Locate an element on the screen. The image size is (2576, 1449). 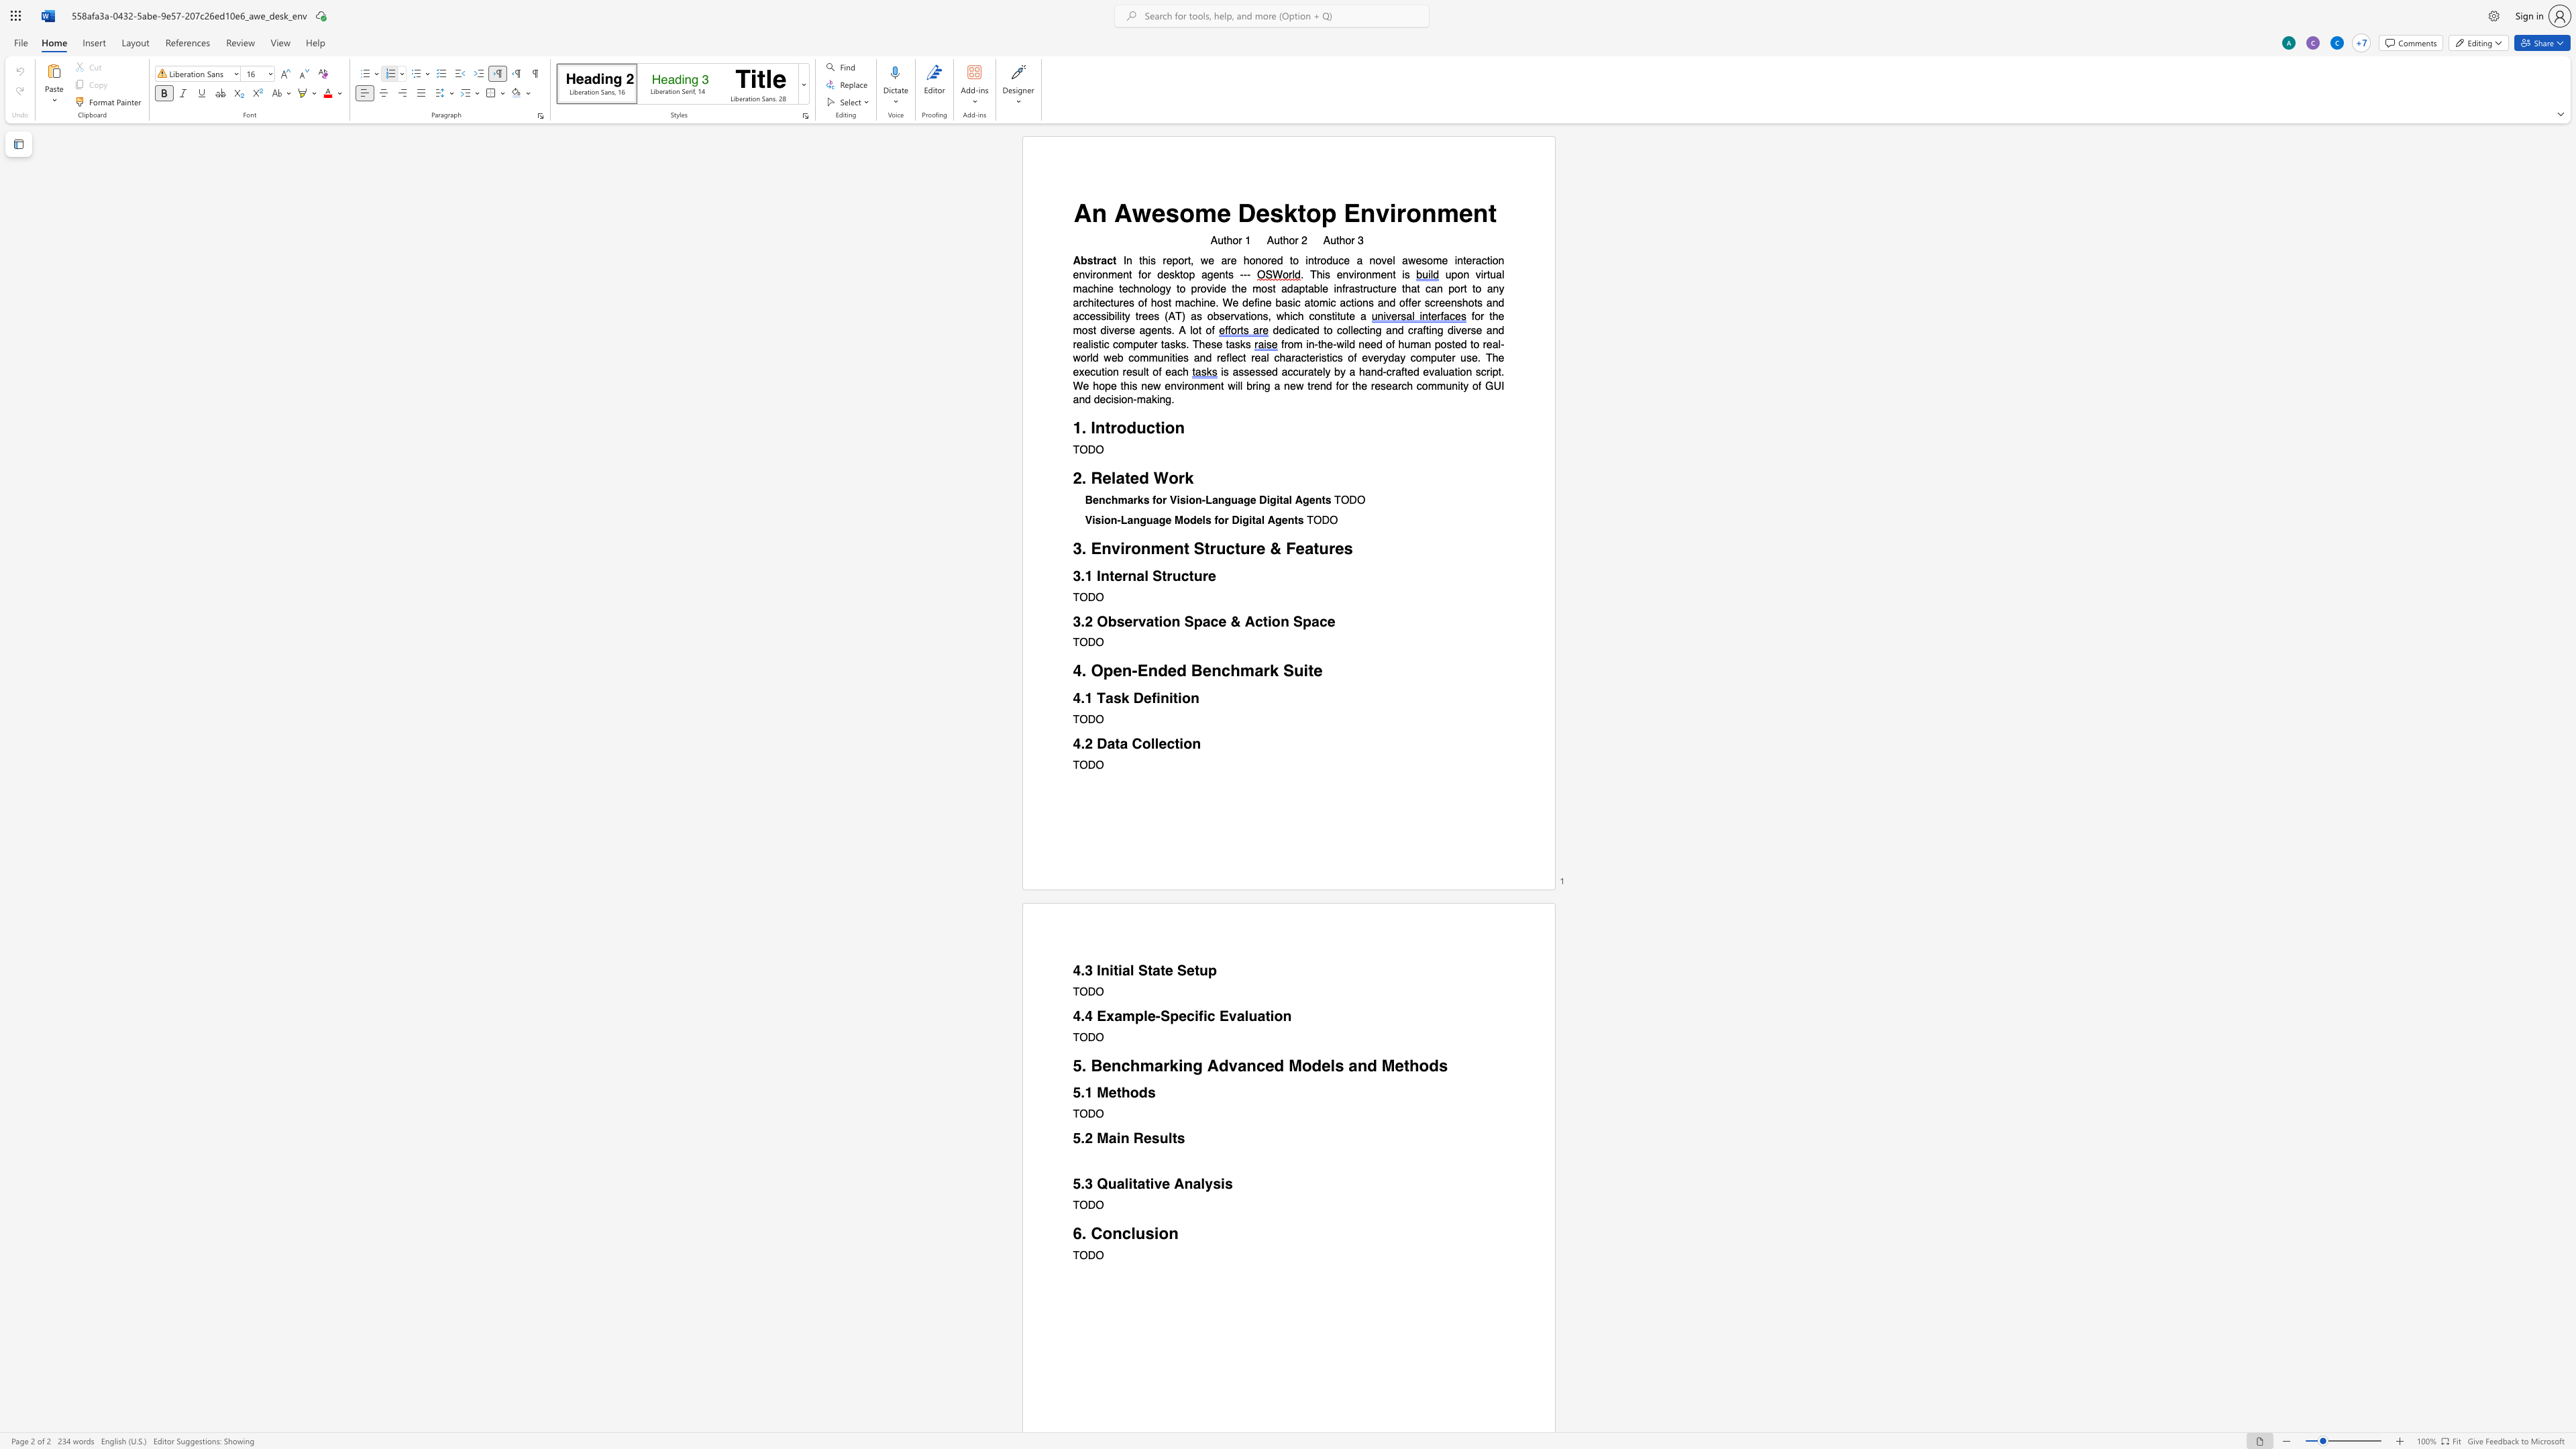
the 1th character "l" in the text is located at coordinates (1130, 969).